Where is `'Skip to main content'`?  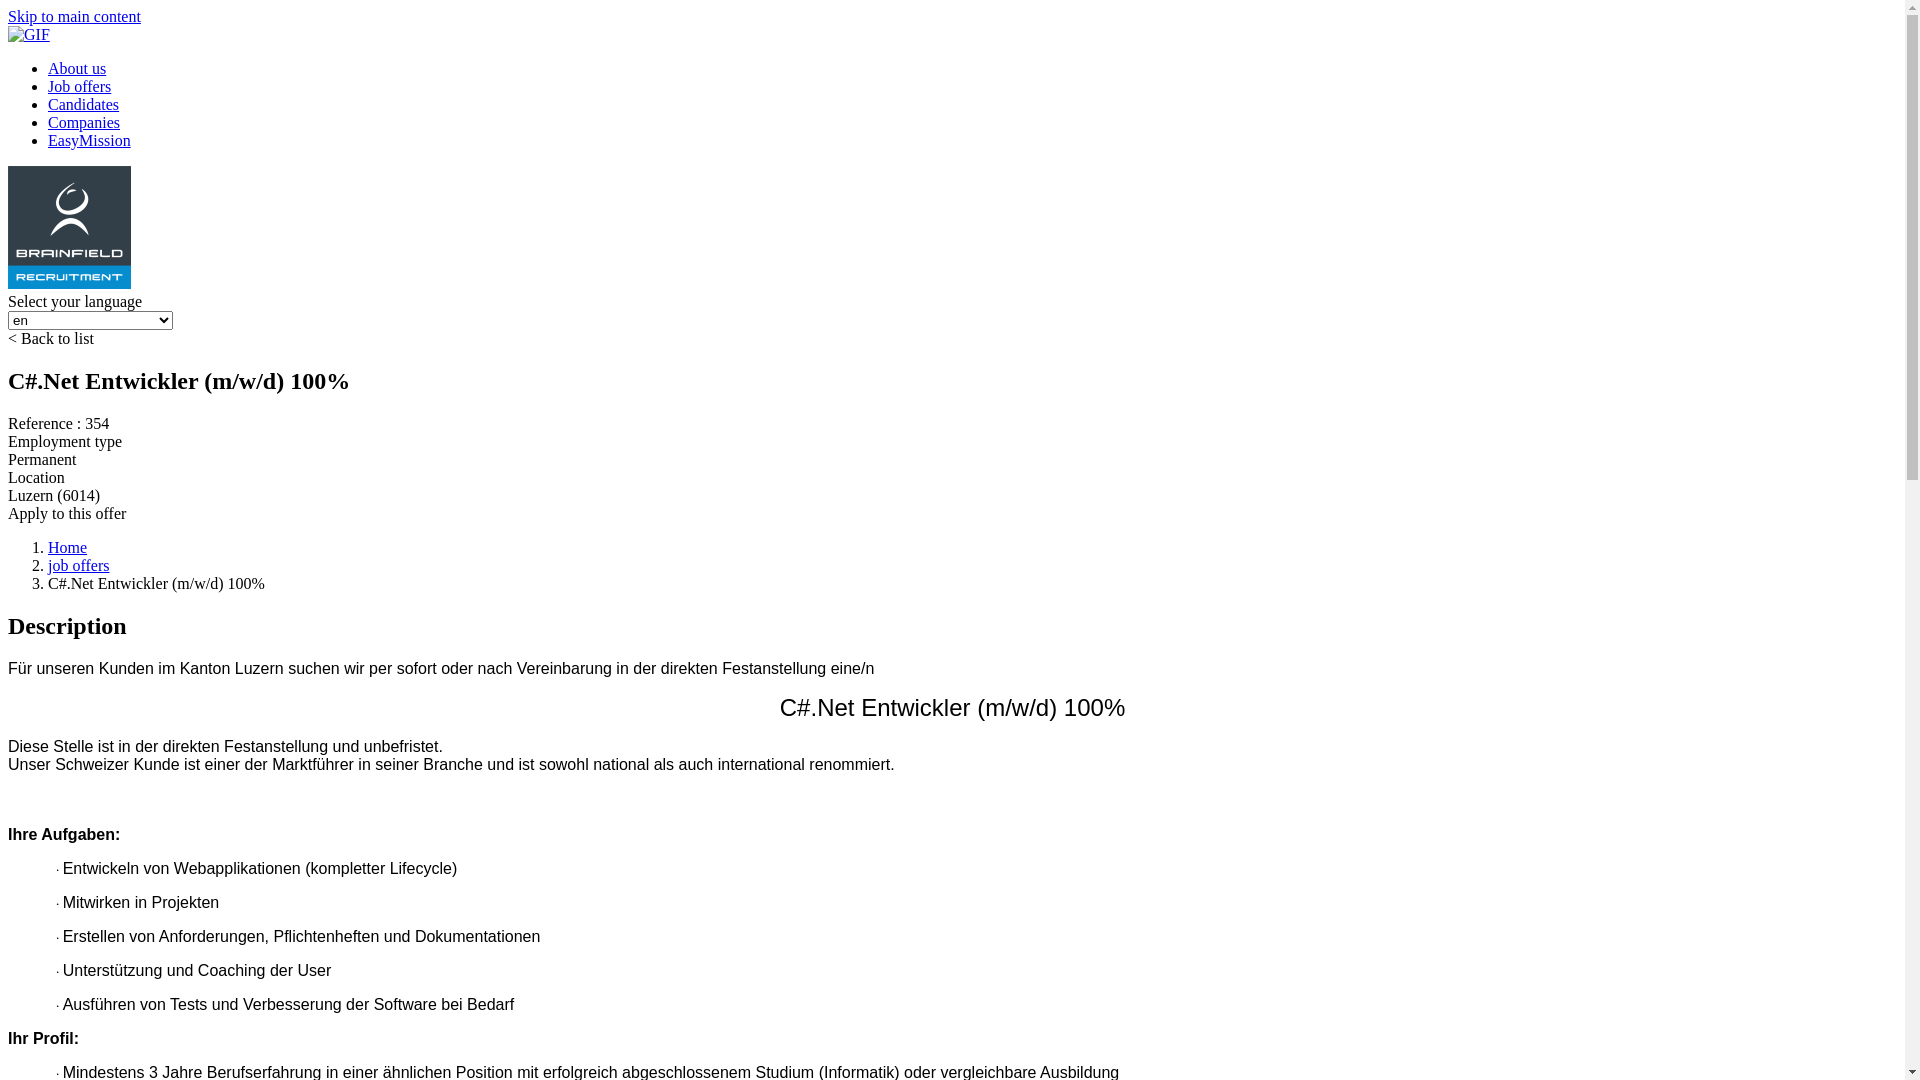
'Skip to main content' is located at coordinates (74, 16).